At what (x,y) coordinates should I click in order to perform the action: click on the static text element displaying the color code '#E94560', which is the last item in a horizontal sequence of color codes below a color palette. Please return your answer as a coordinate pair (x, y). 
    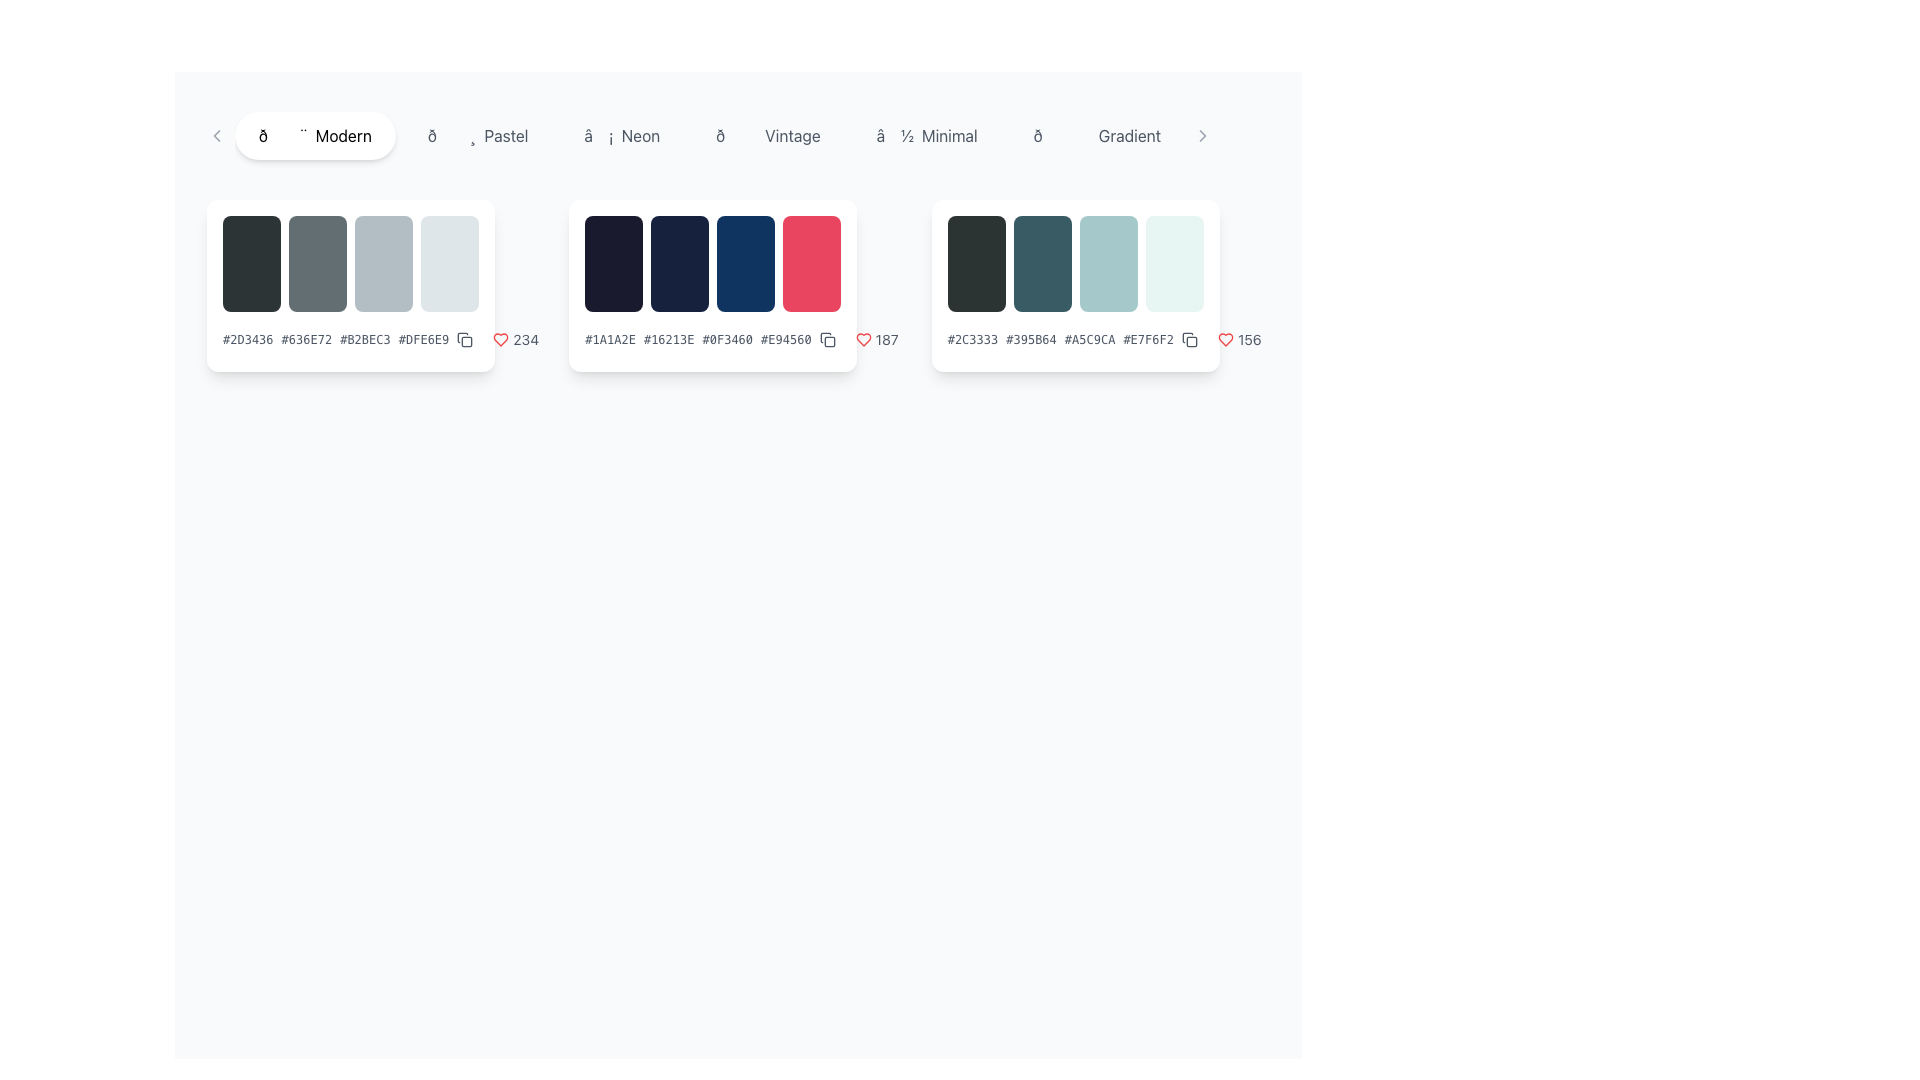
    Looking at the image, I should click on (785, 338).